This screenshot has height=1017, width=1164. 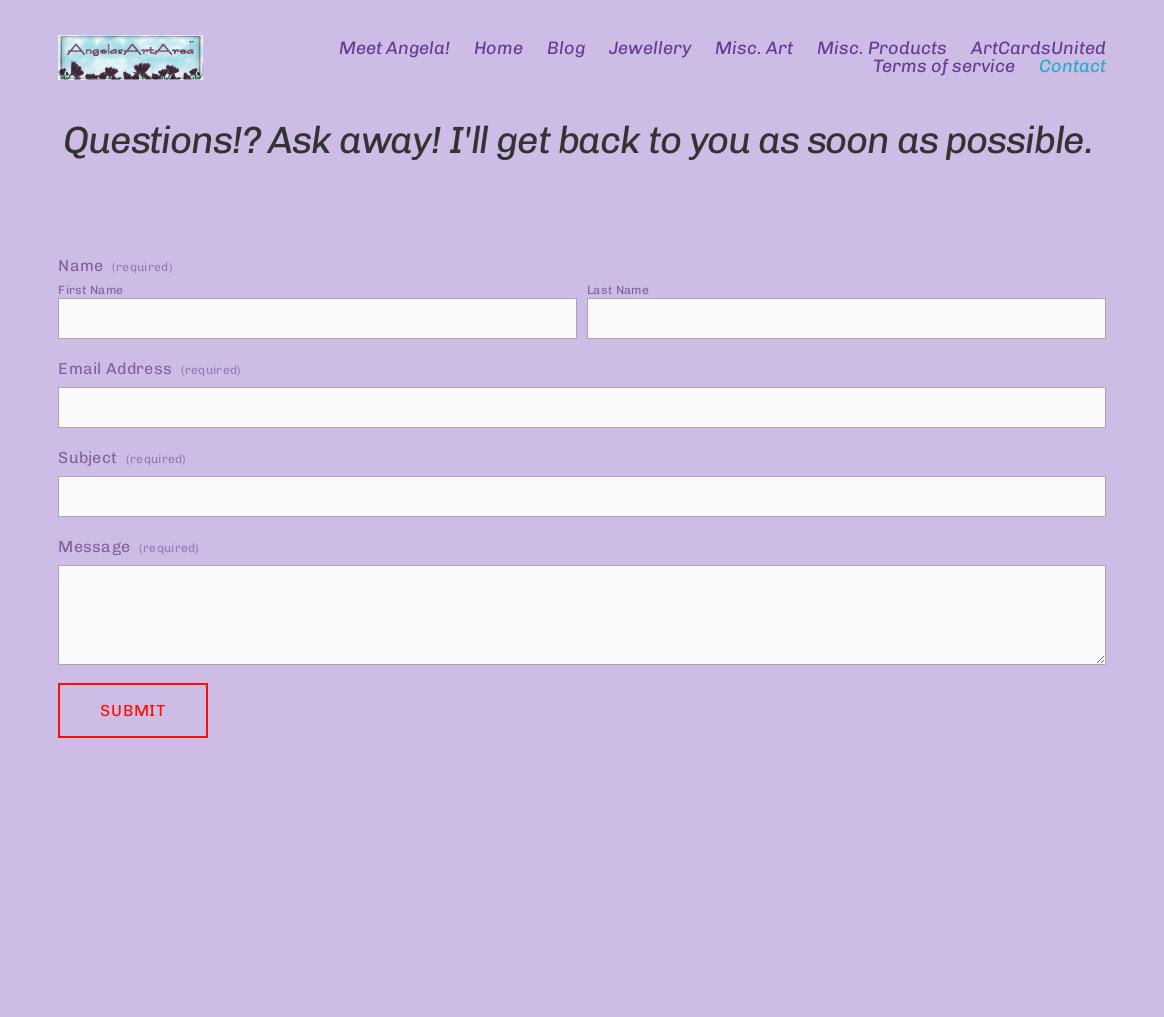 I want to click on 'Submit', so click(x=133, y=708).